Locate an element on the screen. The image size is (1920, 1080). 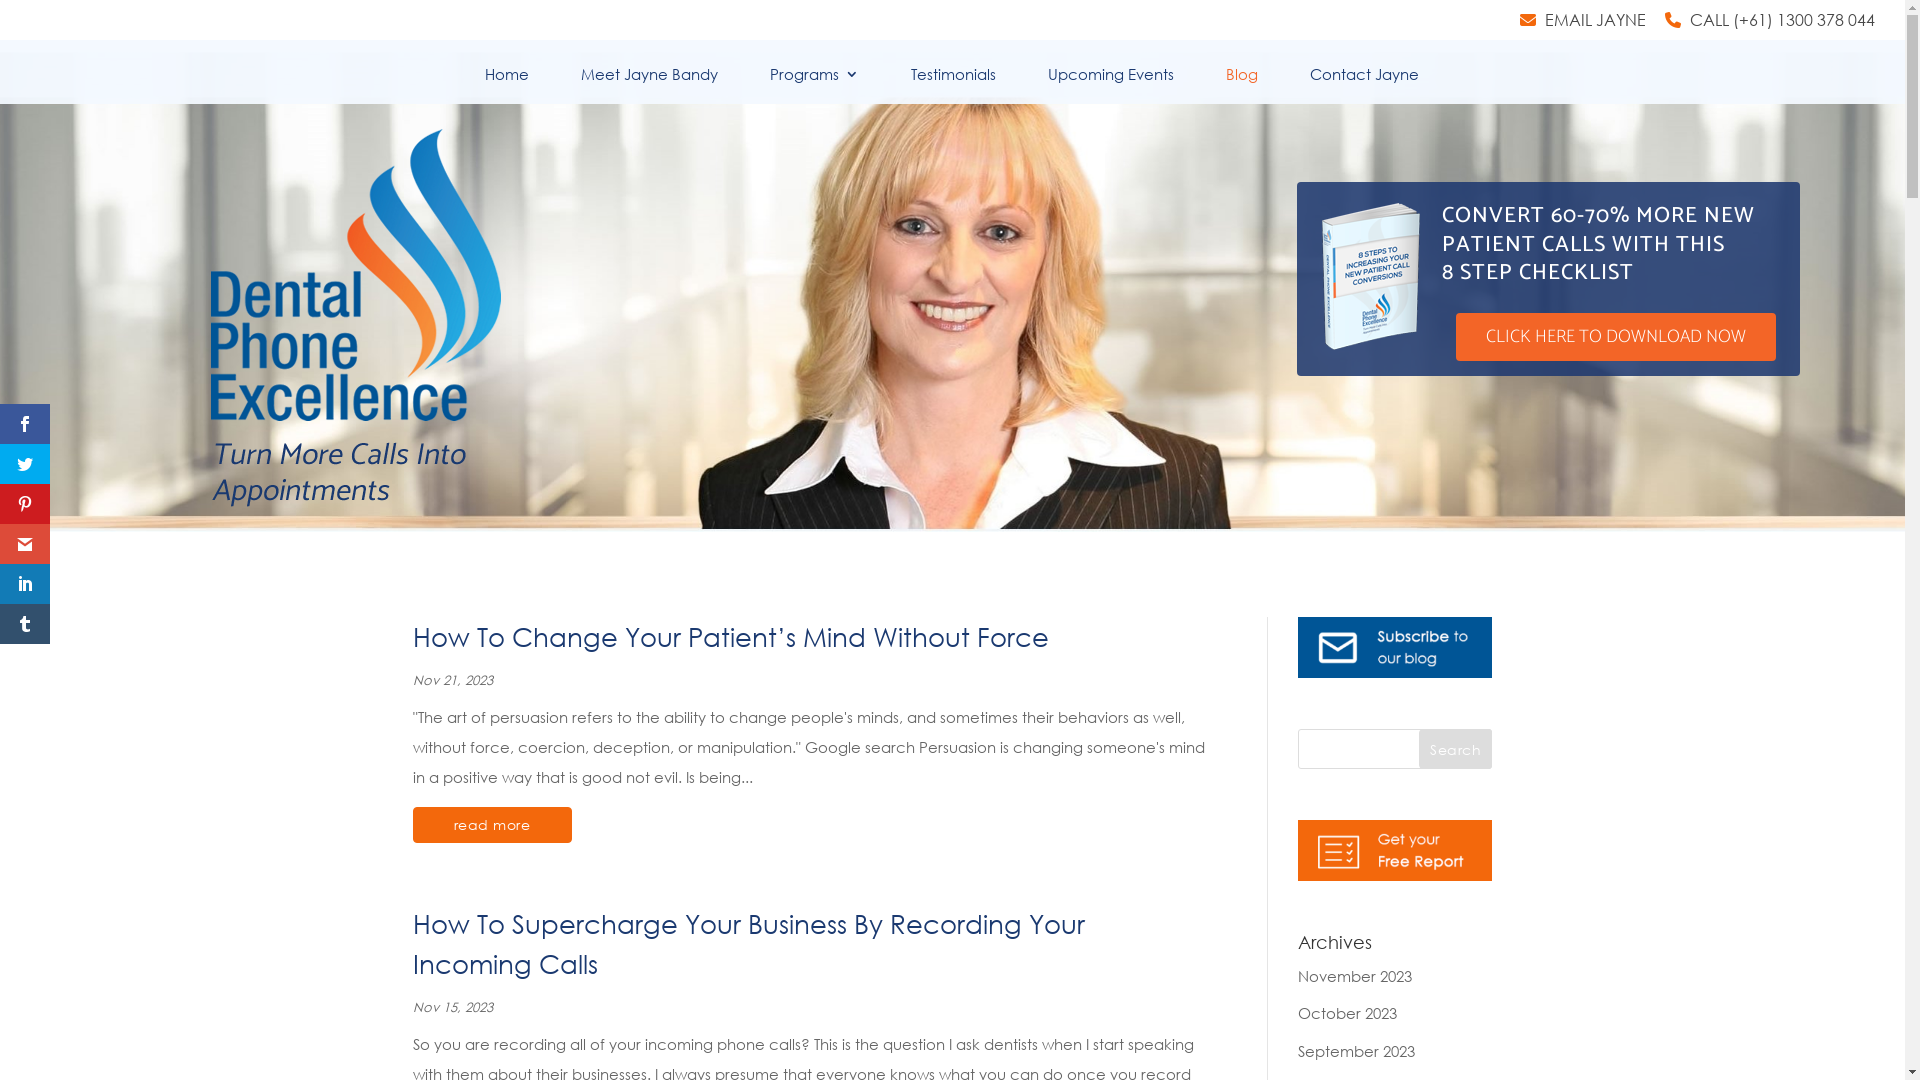
'Upcoming Events' is located at coordinates (1109, 84).